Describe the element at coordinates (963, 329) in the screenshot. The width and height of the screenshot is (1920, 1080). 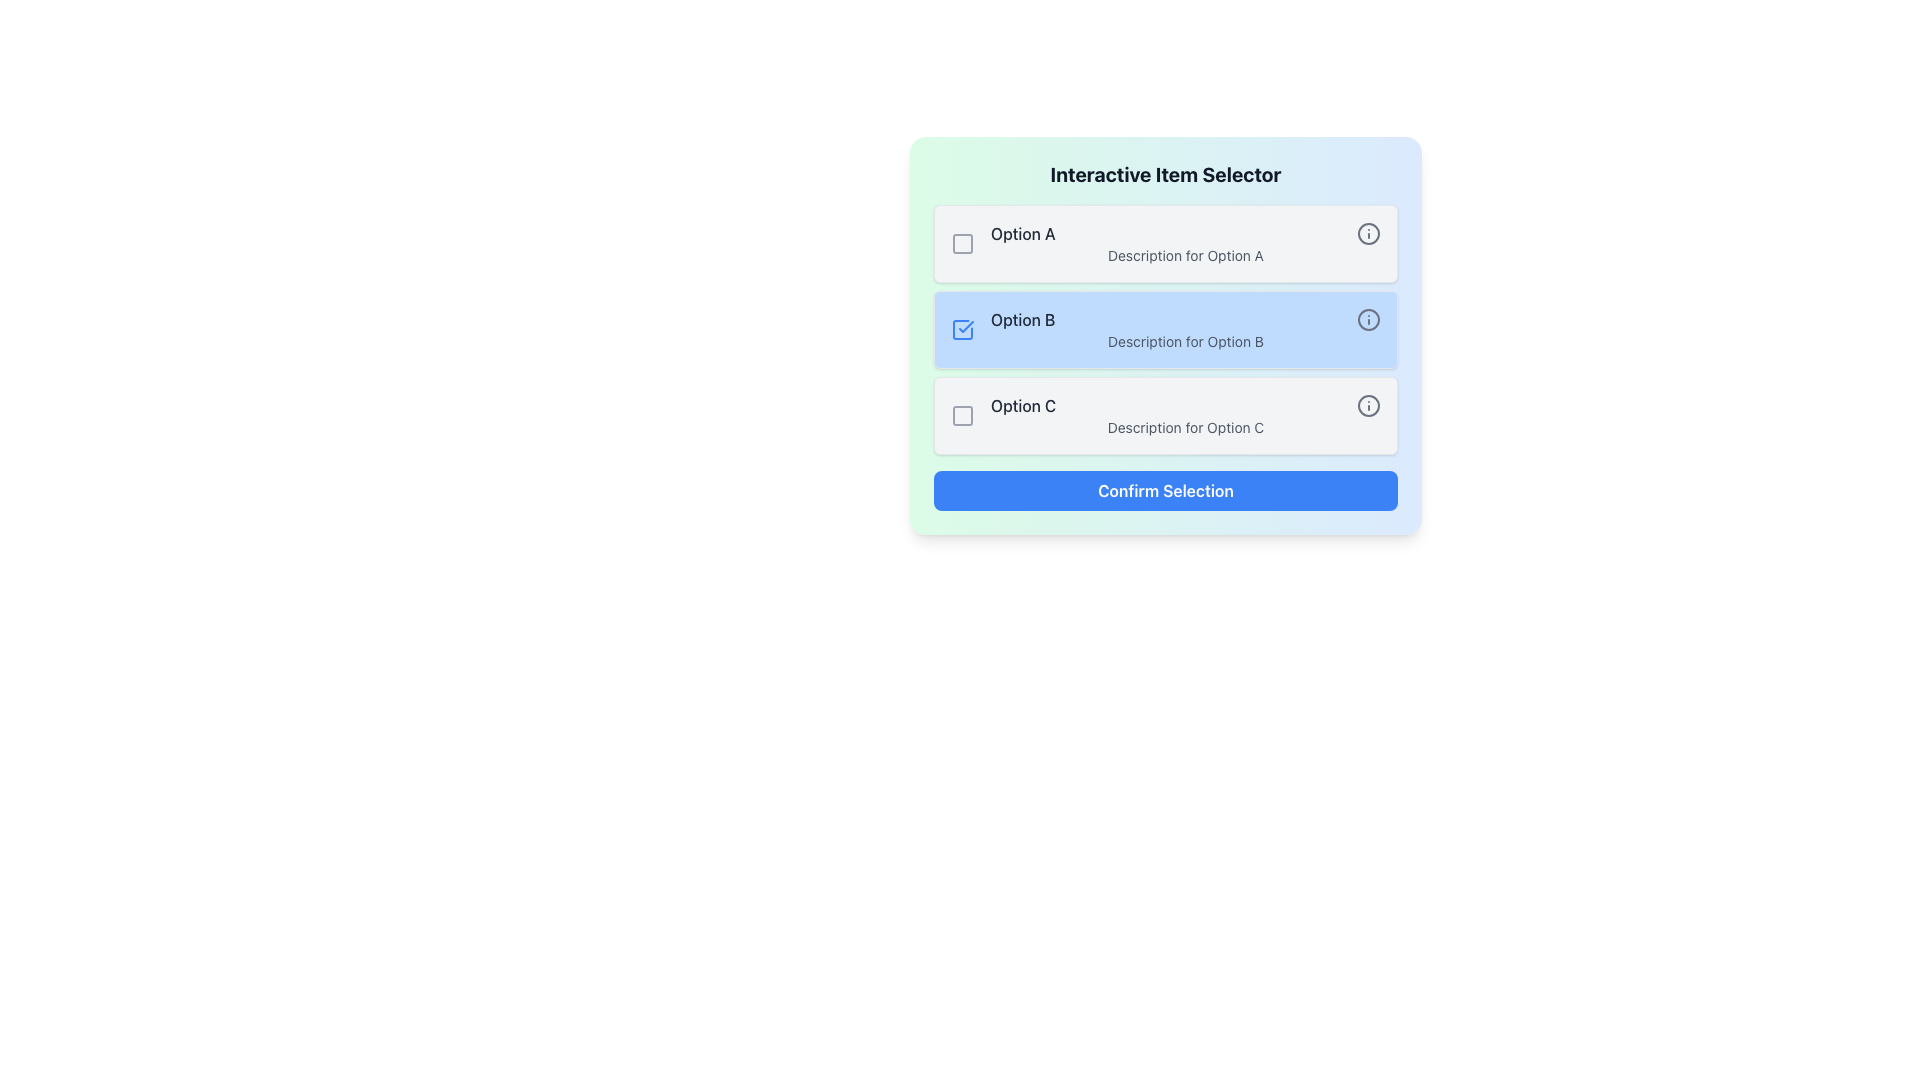
I see `the blue checkbox indicating the selected state for 'Option B' to provide additional visual feedback` at that location.